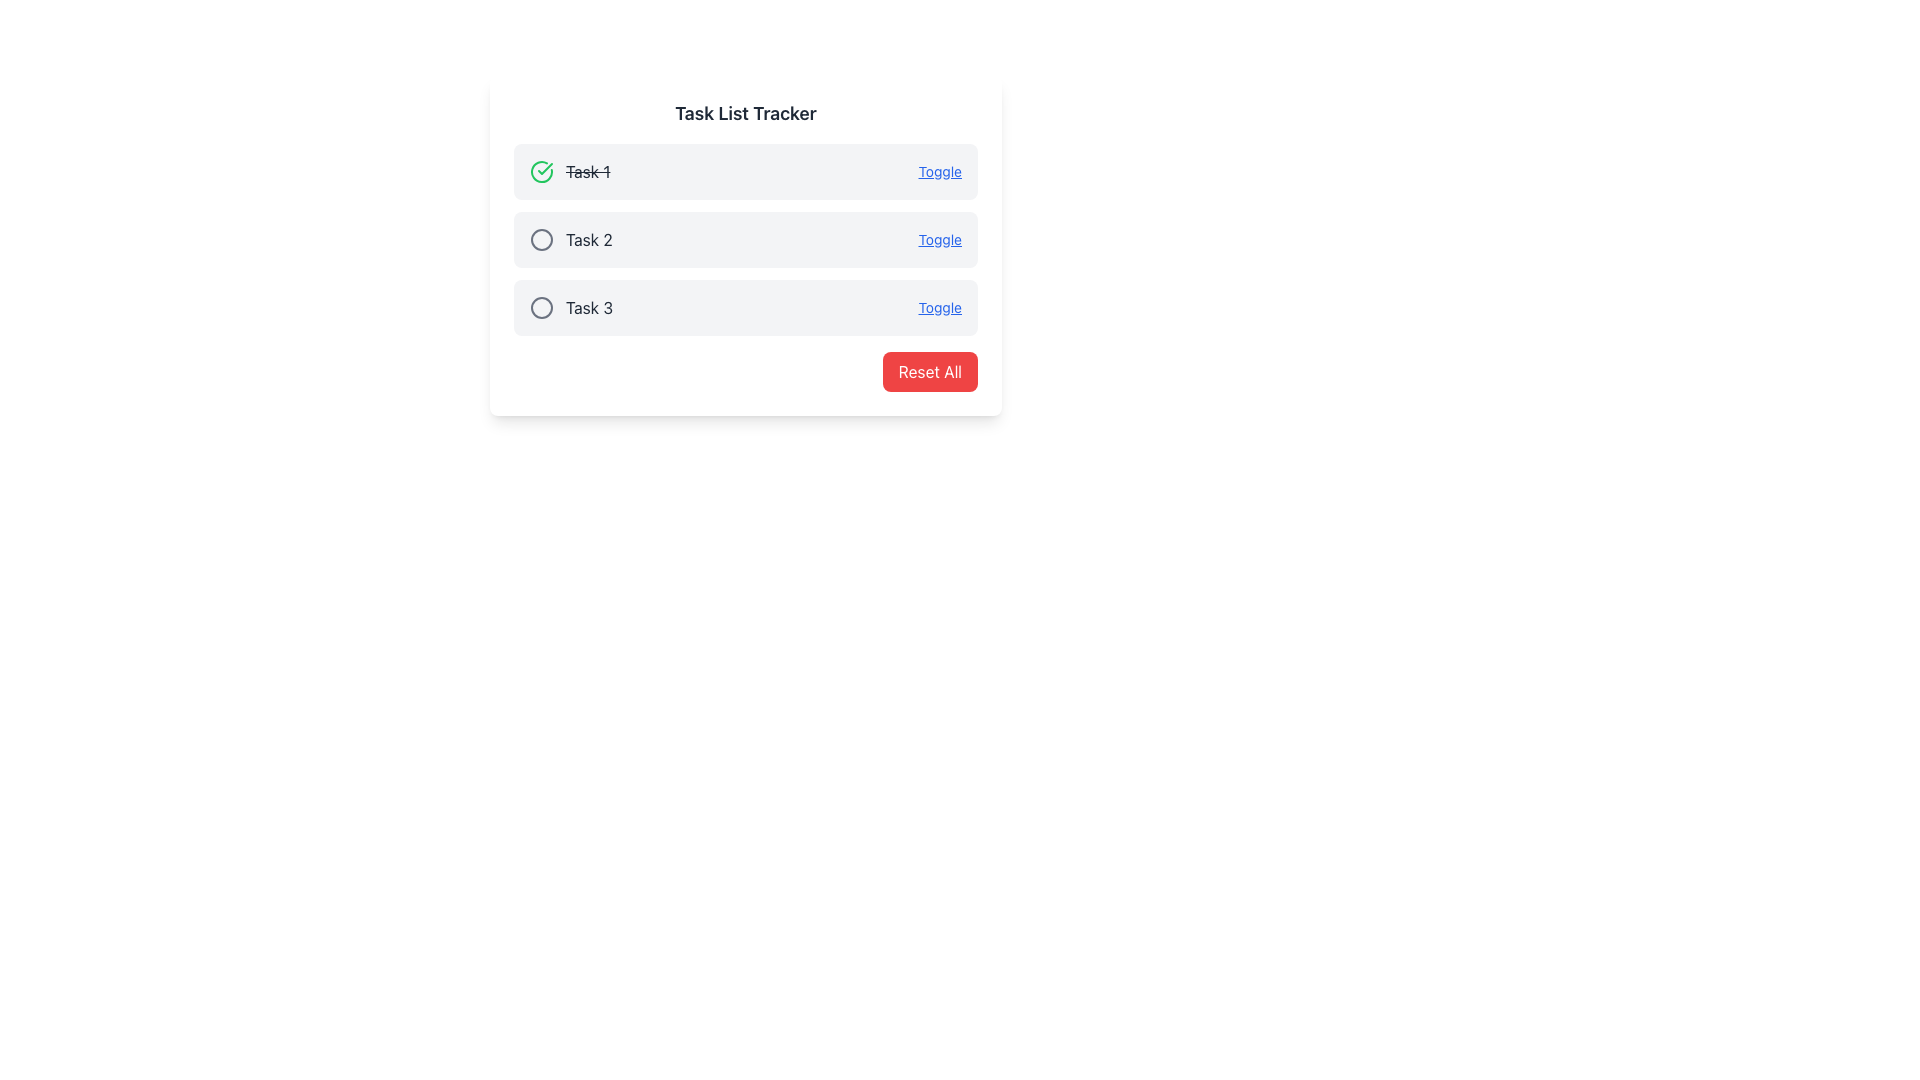 The image size is (1920, 1080). Describe the element at coordinates (542, 171) in the screenshot. I see `the green check-mark icon that is positioned at the beginning of the 'Task 1' line in the task list` at that location.